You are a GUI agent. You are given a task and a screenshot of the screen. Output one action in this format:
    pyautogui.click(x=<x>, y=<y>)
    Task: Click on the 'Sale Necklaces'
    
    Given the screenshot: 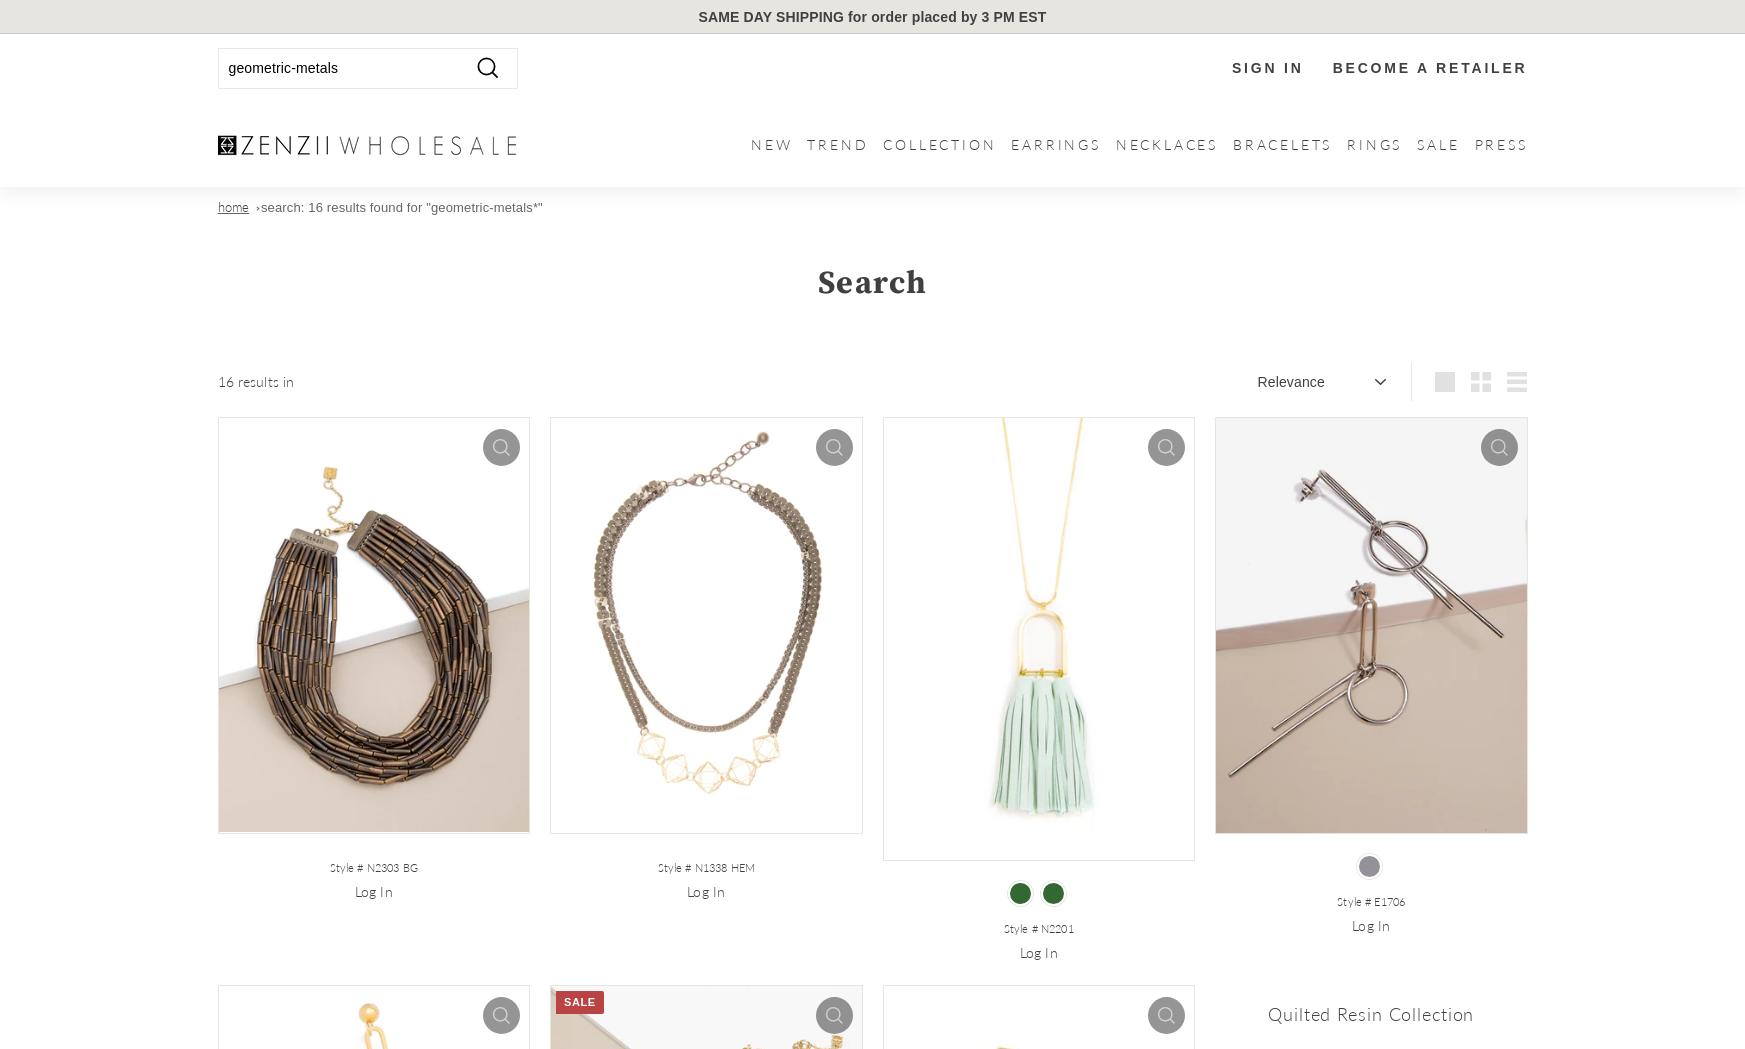 What is the action you would take?
    pyautogui.click(x=1478, y=266)
    